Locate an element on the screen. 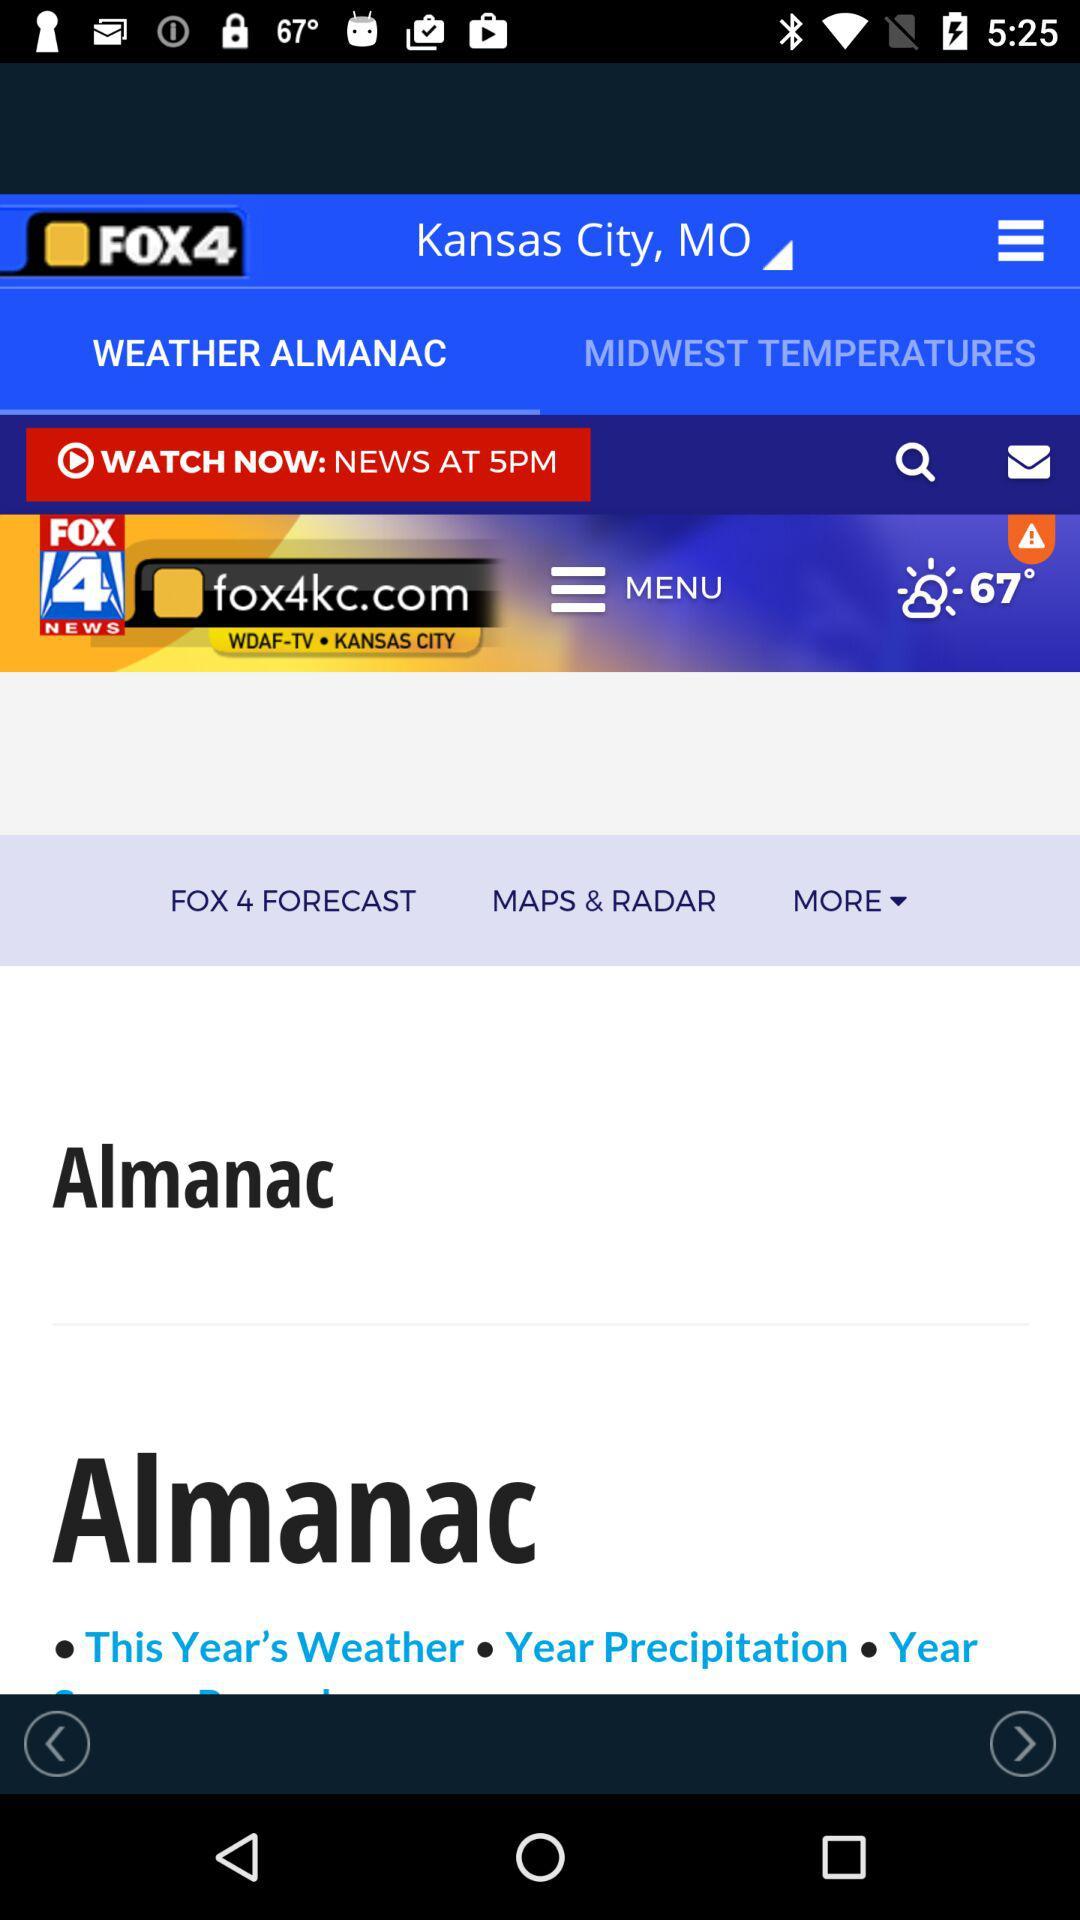 Image resolution: width=1080 pixels, height=1920 pixels. open previous screen is located at coordinates (56, 1742).